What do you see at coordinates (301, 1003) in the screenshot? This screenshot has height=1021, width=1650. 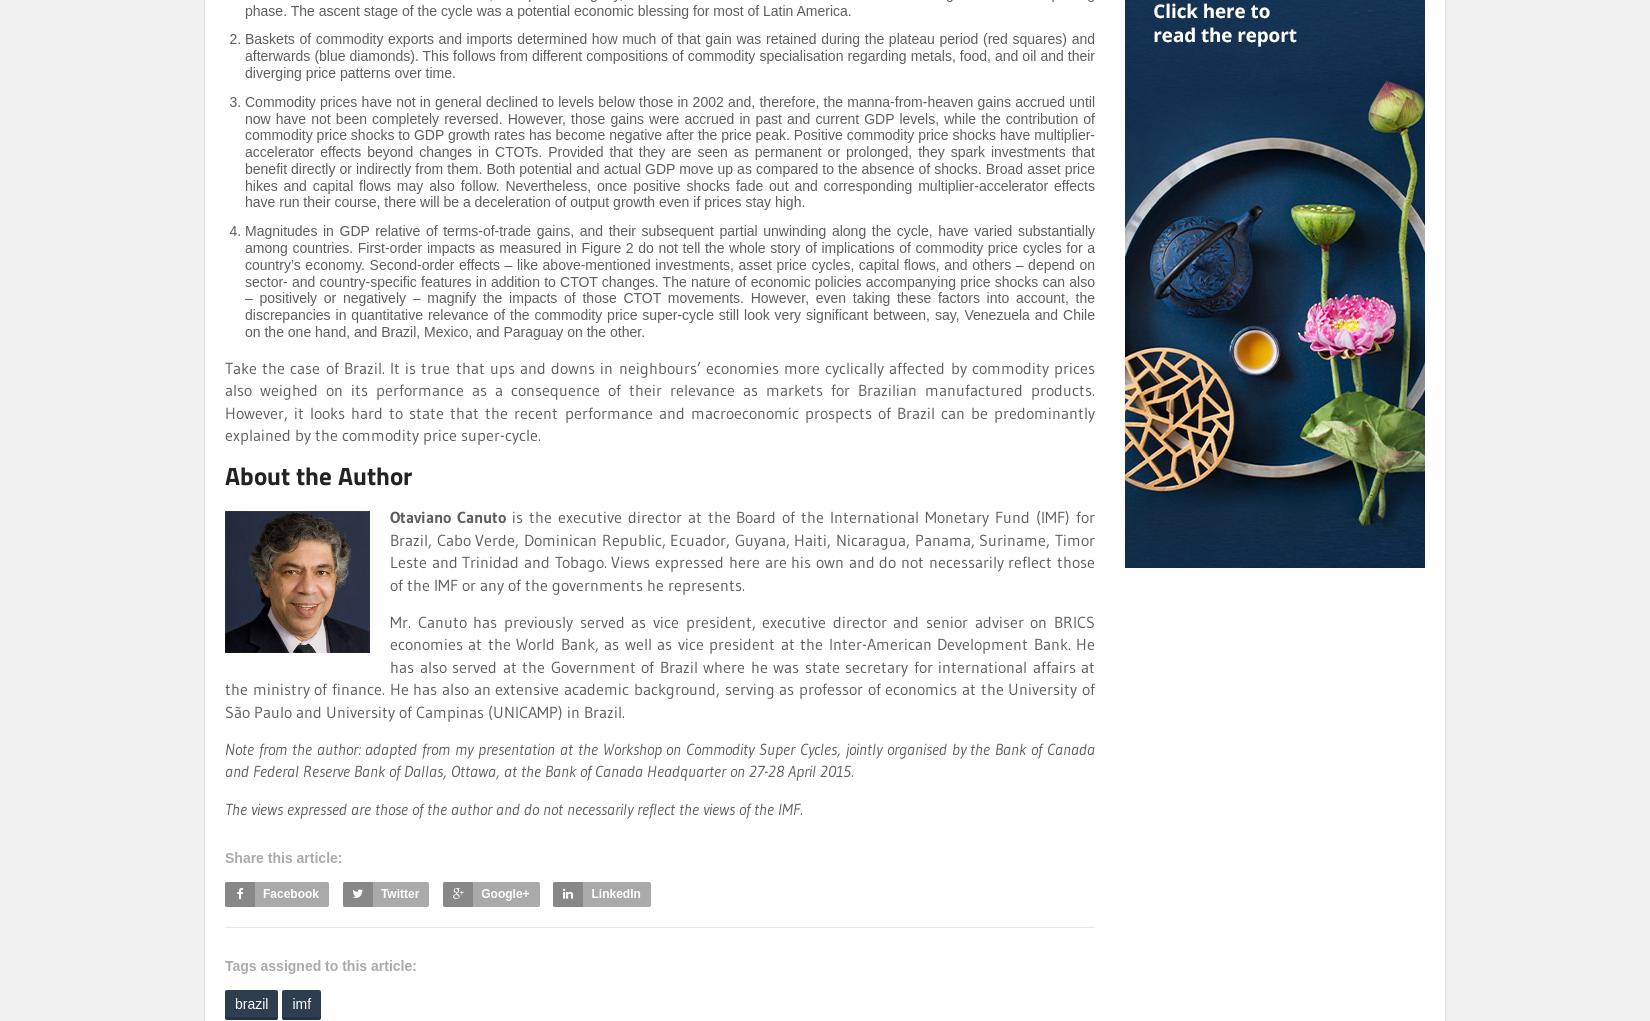 I see `'imf'` at bounding box center [301, 1003].